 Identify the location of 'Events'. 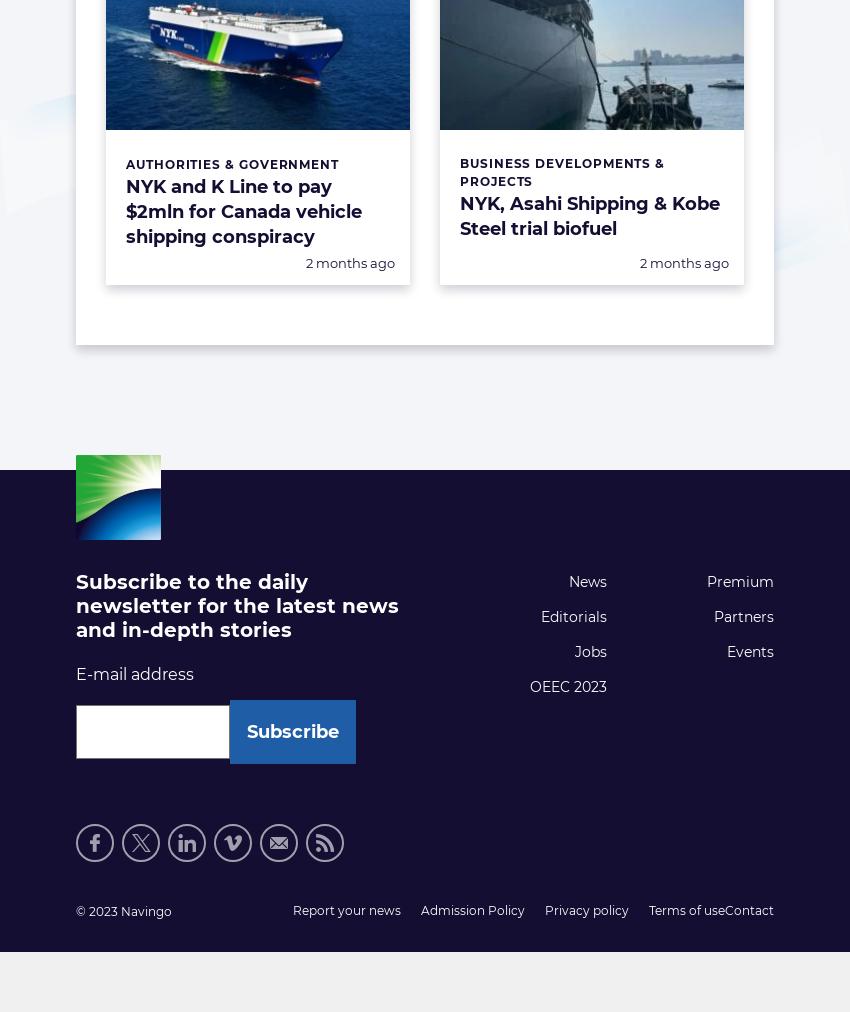
(727, 652).